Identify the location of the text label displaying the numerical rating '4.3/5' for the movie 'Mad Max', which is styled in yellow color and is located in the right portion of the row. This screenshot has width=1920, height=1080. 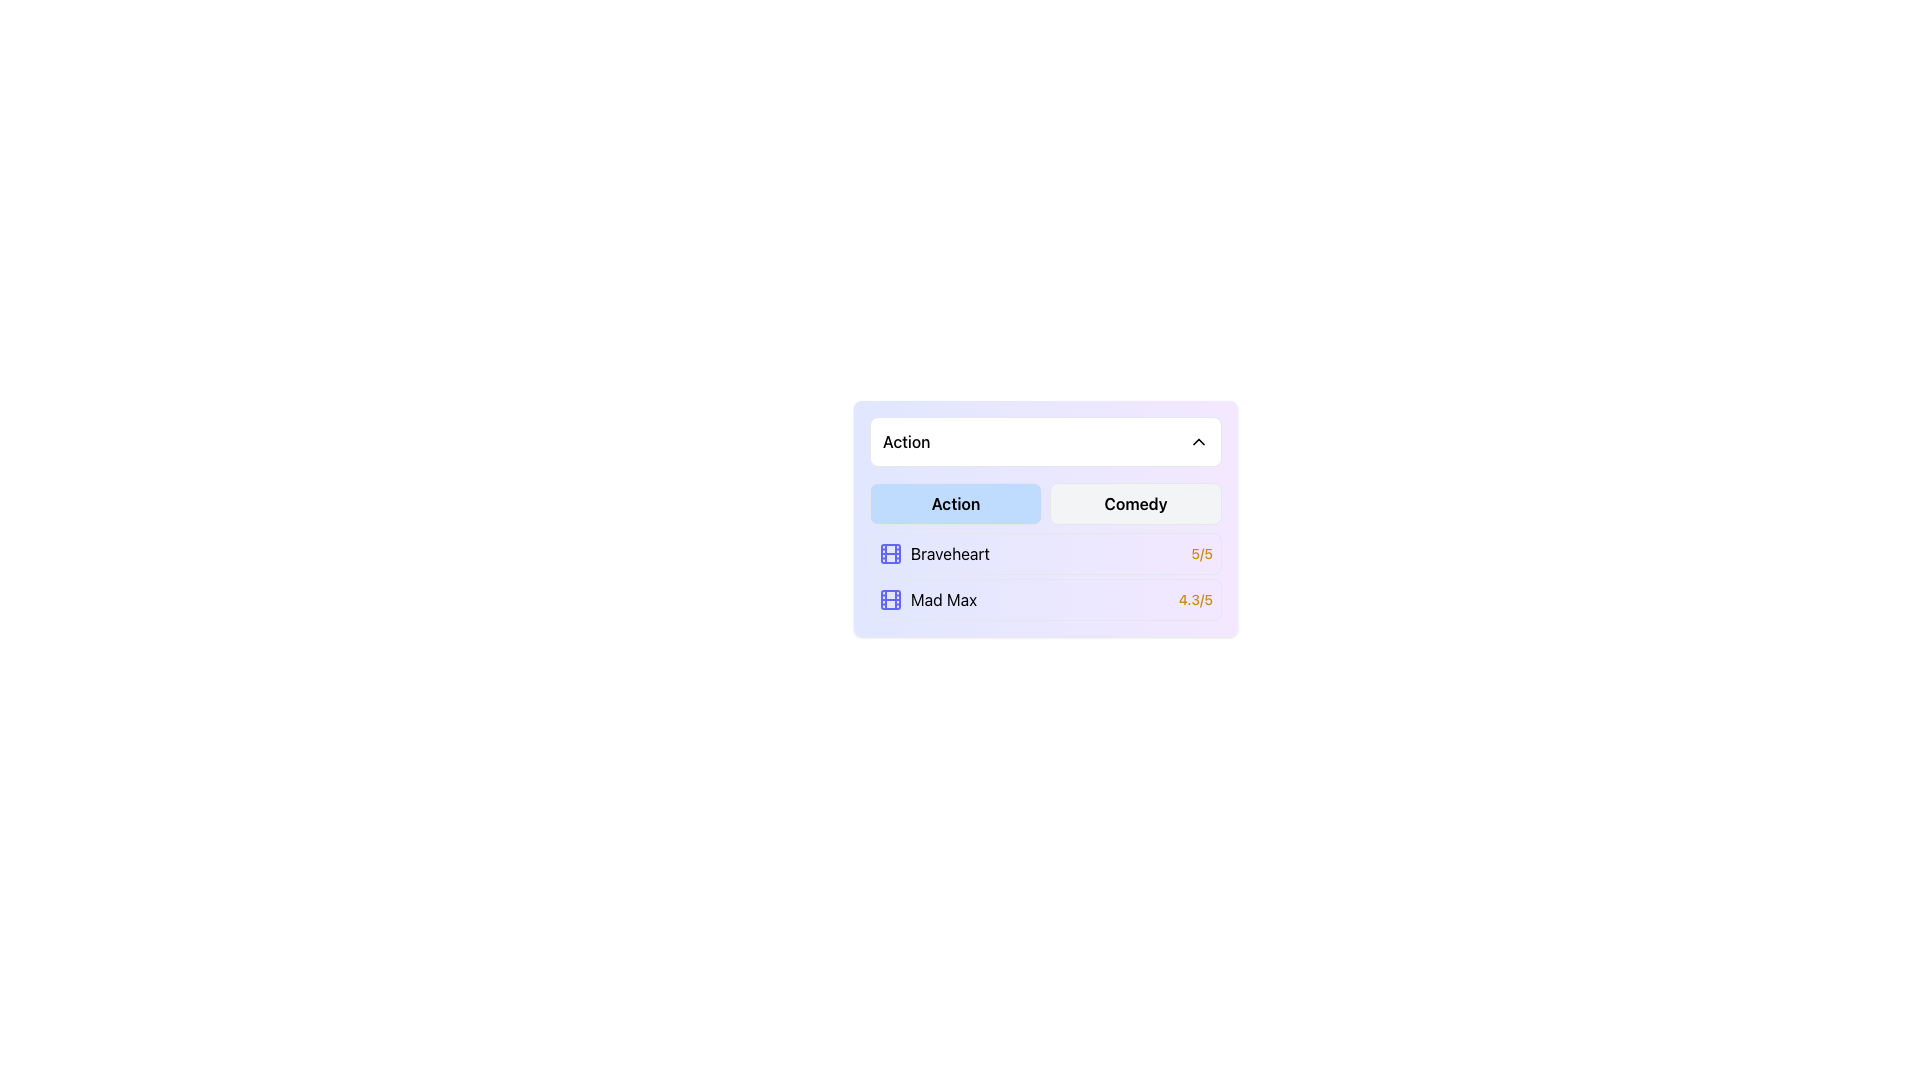
(1195, 599).